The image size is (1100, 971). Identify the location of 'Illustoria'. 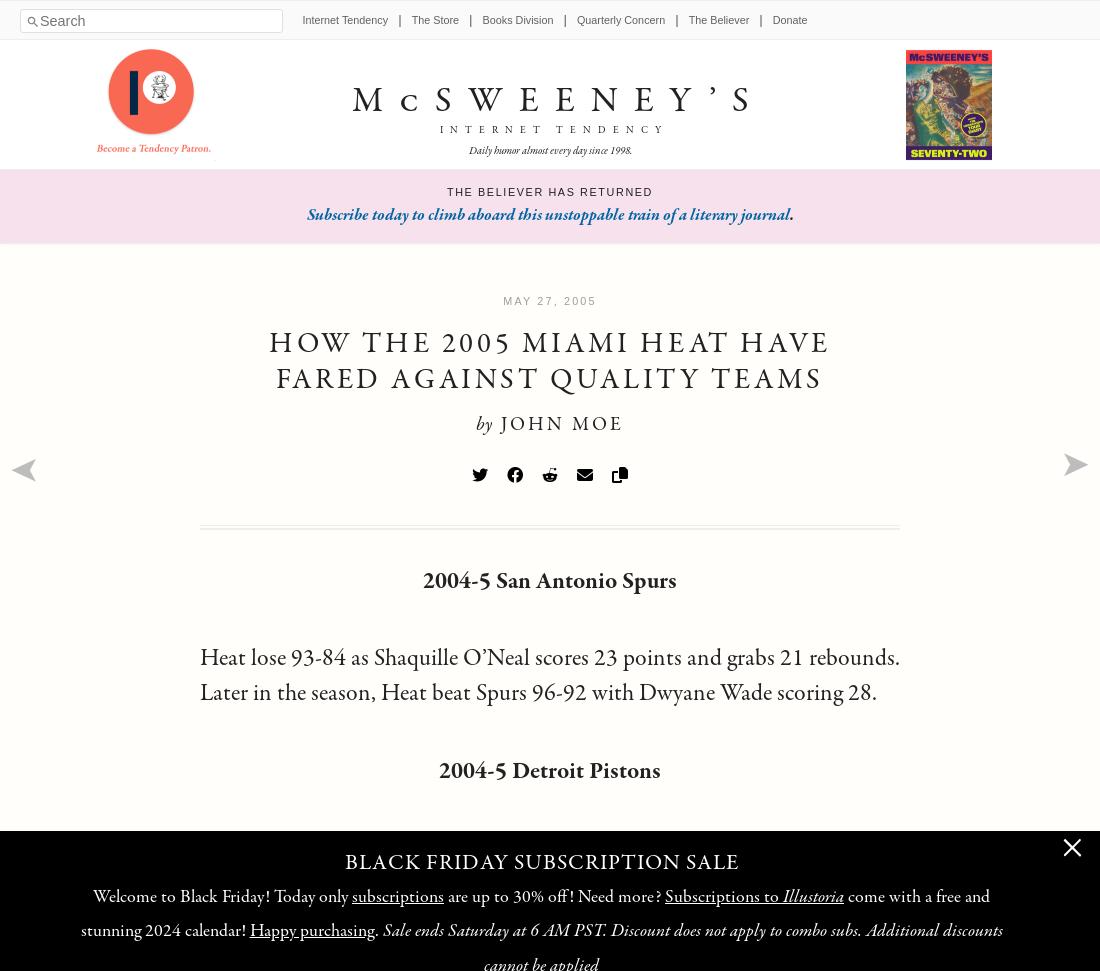
(813, 896).